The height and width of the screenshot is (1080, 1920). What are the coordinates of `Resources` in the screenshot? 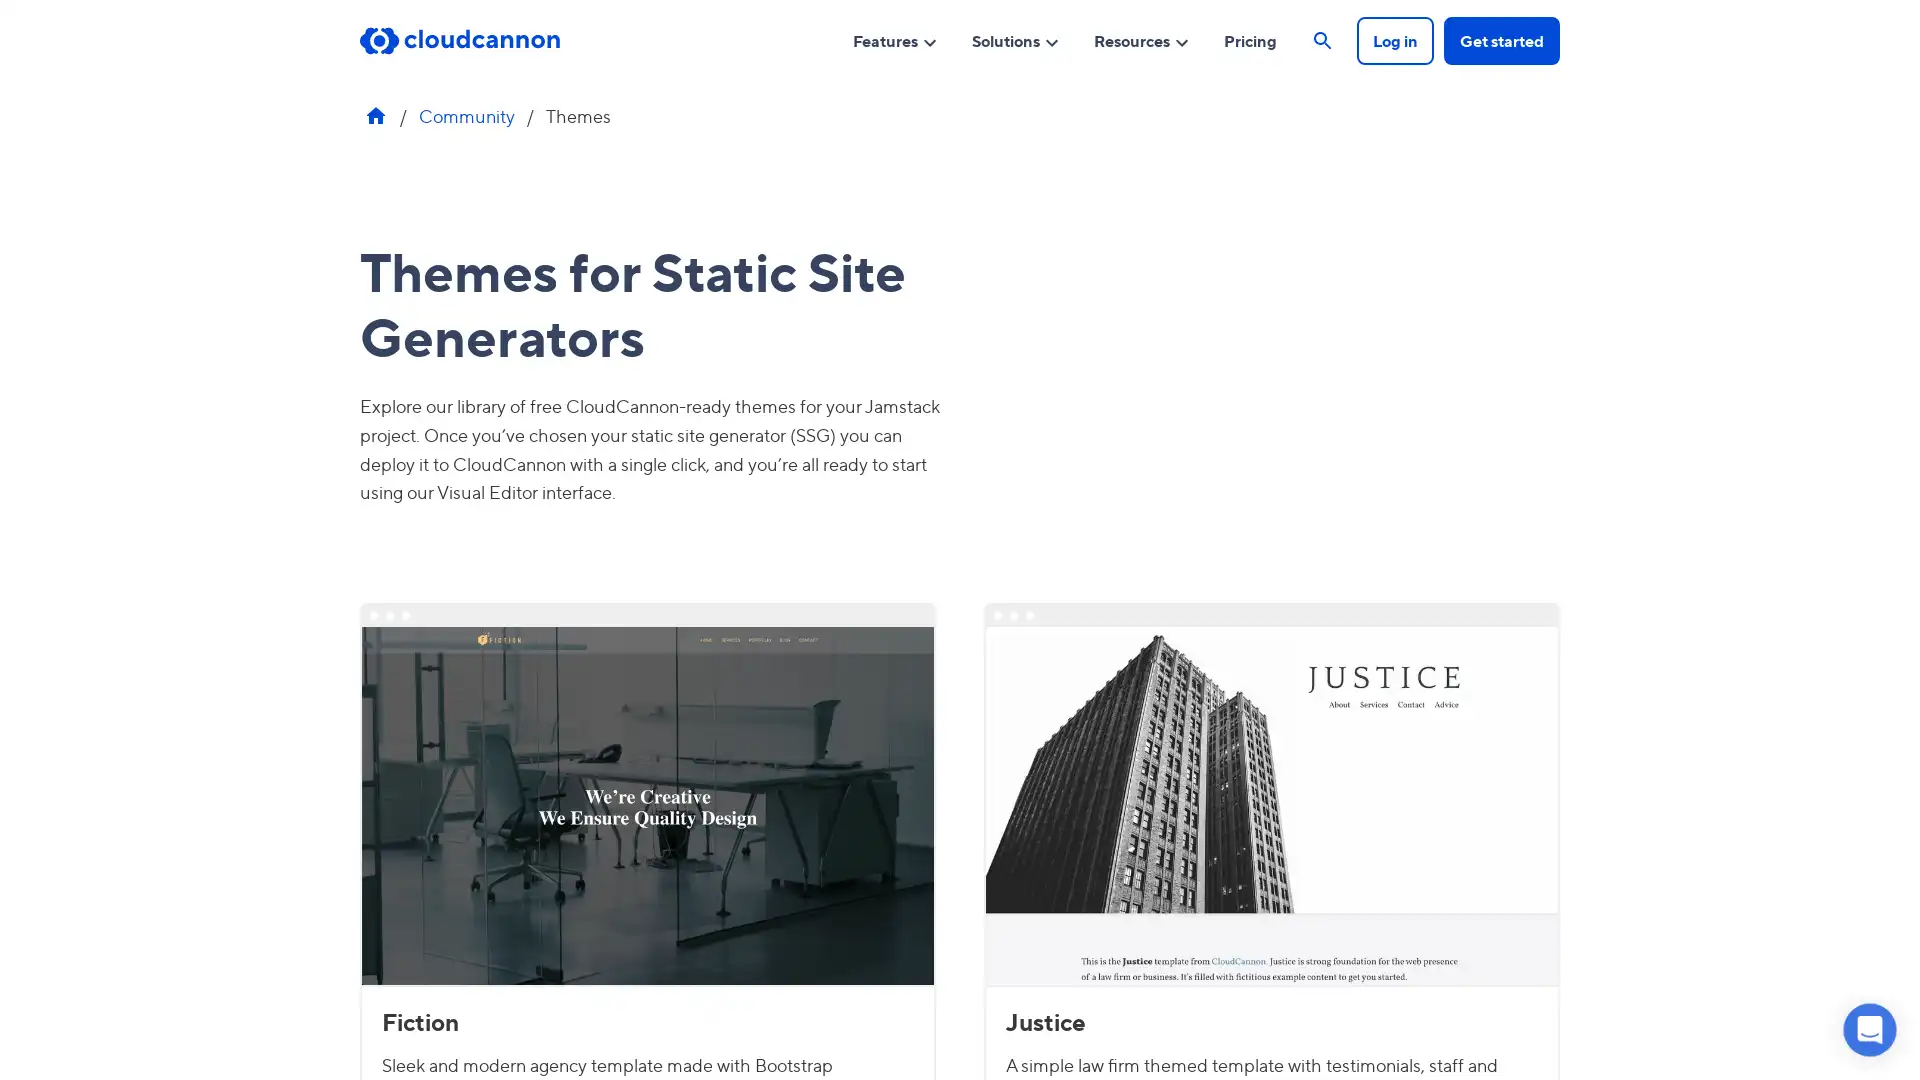 It's located at (1142, 39).